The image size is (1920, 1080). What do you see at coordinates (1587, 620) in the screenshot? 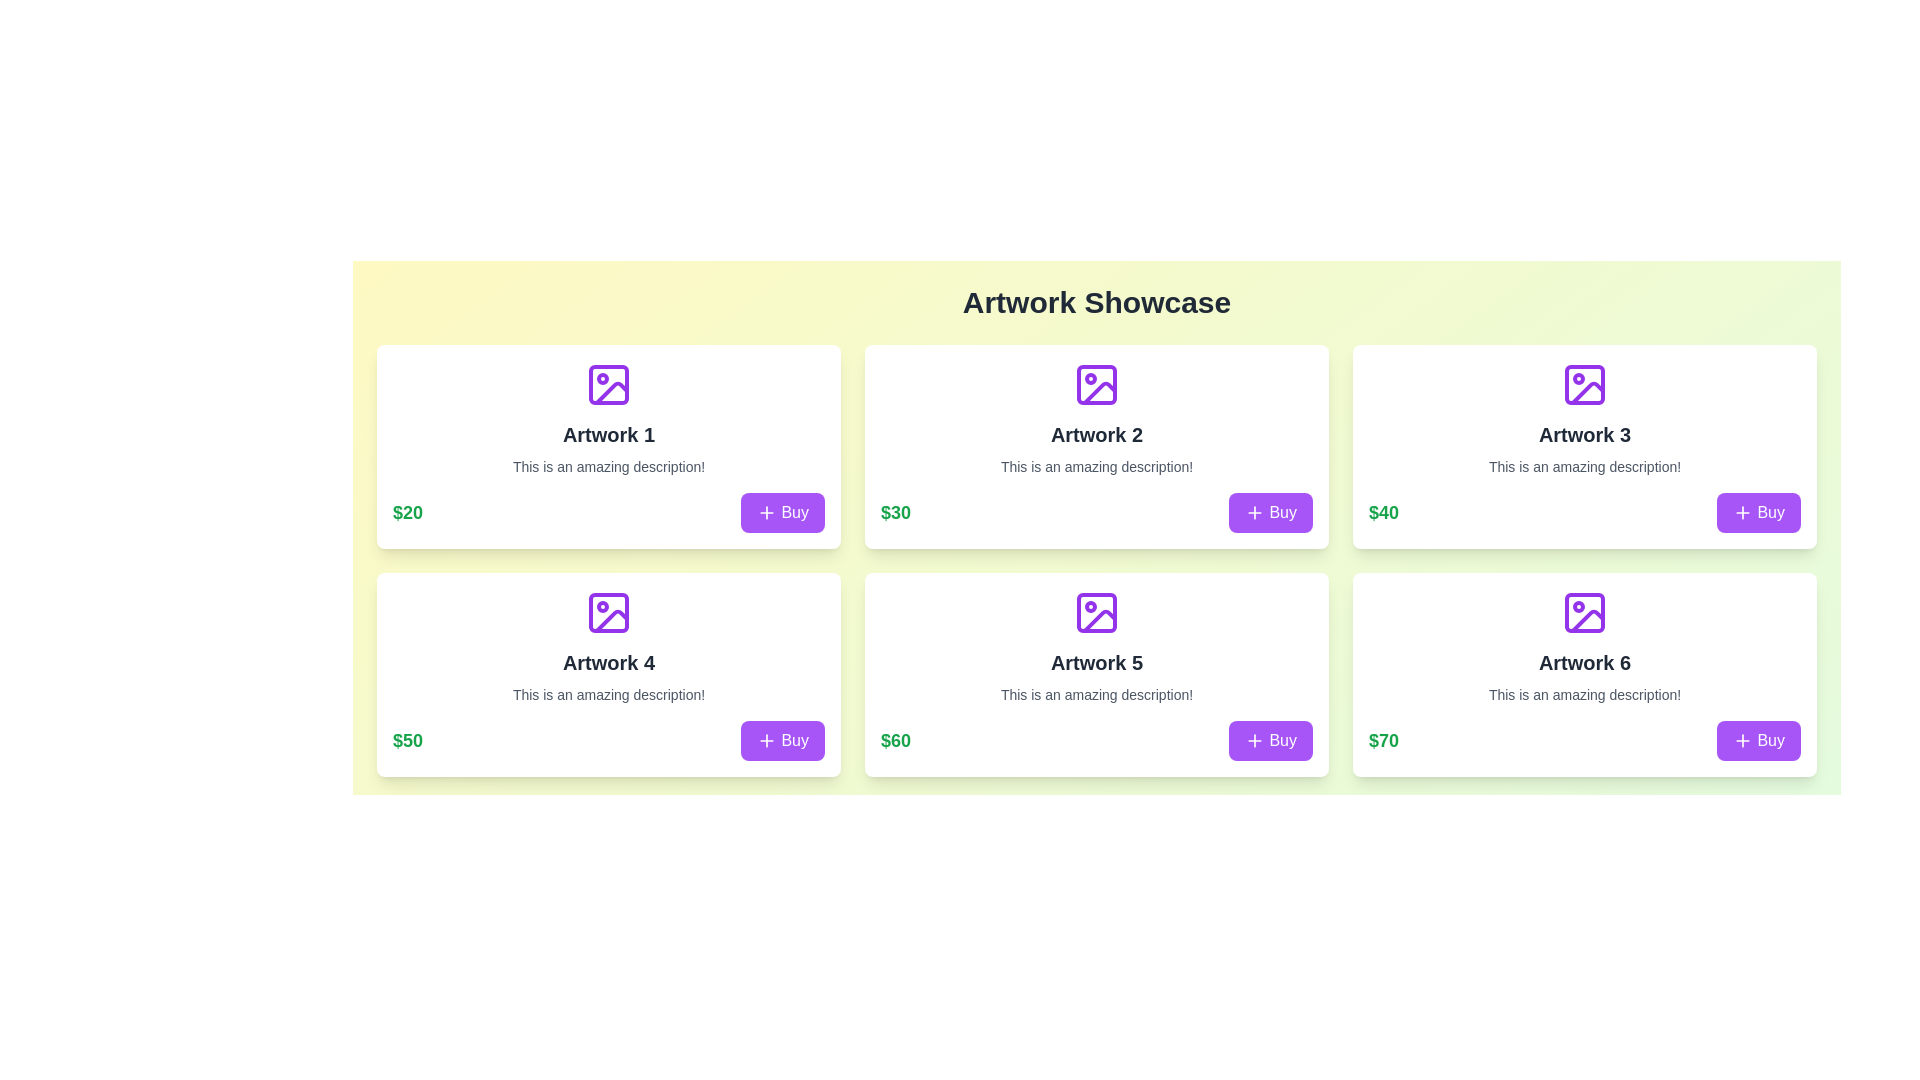
I see `the graphic icon detail located in the bottom-right corner of the grid, which is part of the purple icon of 'Artwork 6'` at bounding box center [1587, 620].